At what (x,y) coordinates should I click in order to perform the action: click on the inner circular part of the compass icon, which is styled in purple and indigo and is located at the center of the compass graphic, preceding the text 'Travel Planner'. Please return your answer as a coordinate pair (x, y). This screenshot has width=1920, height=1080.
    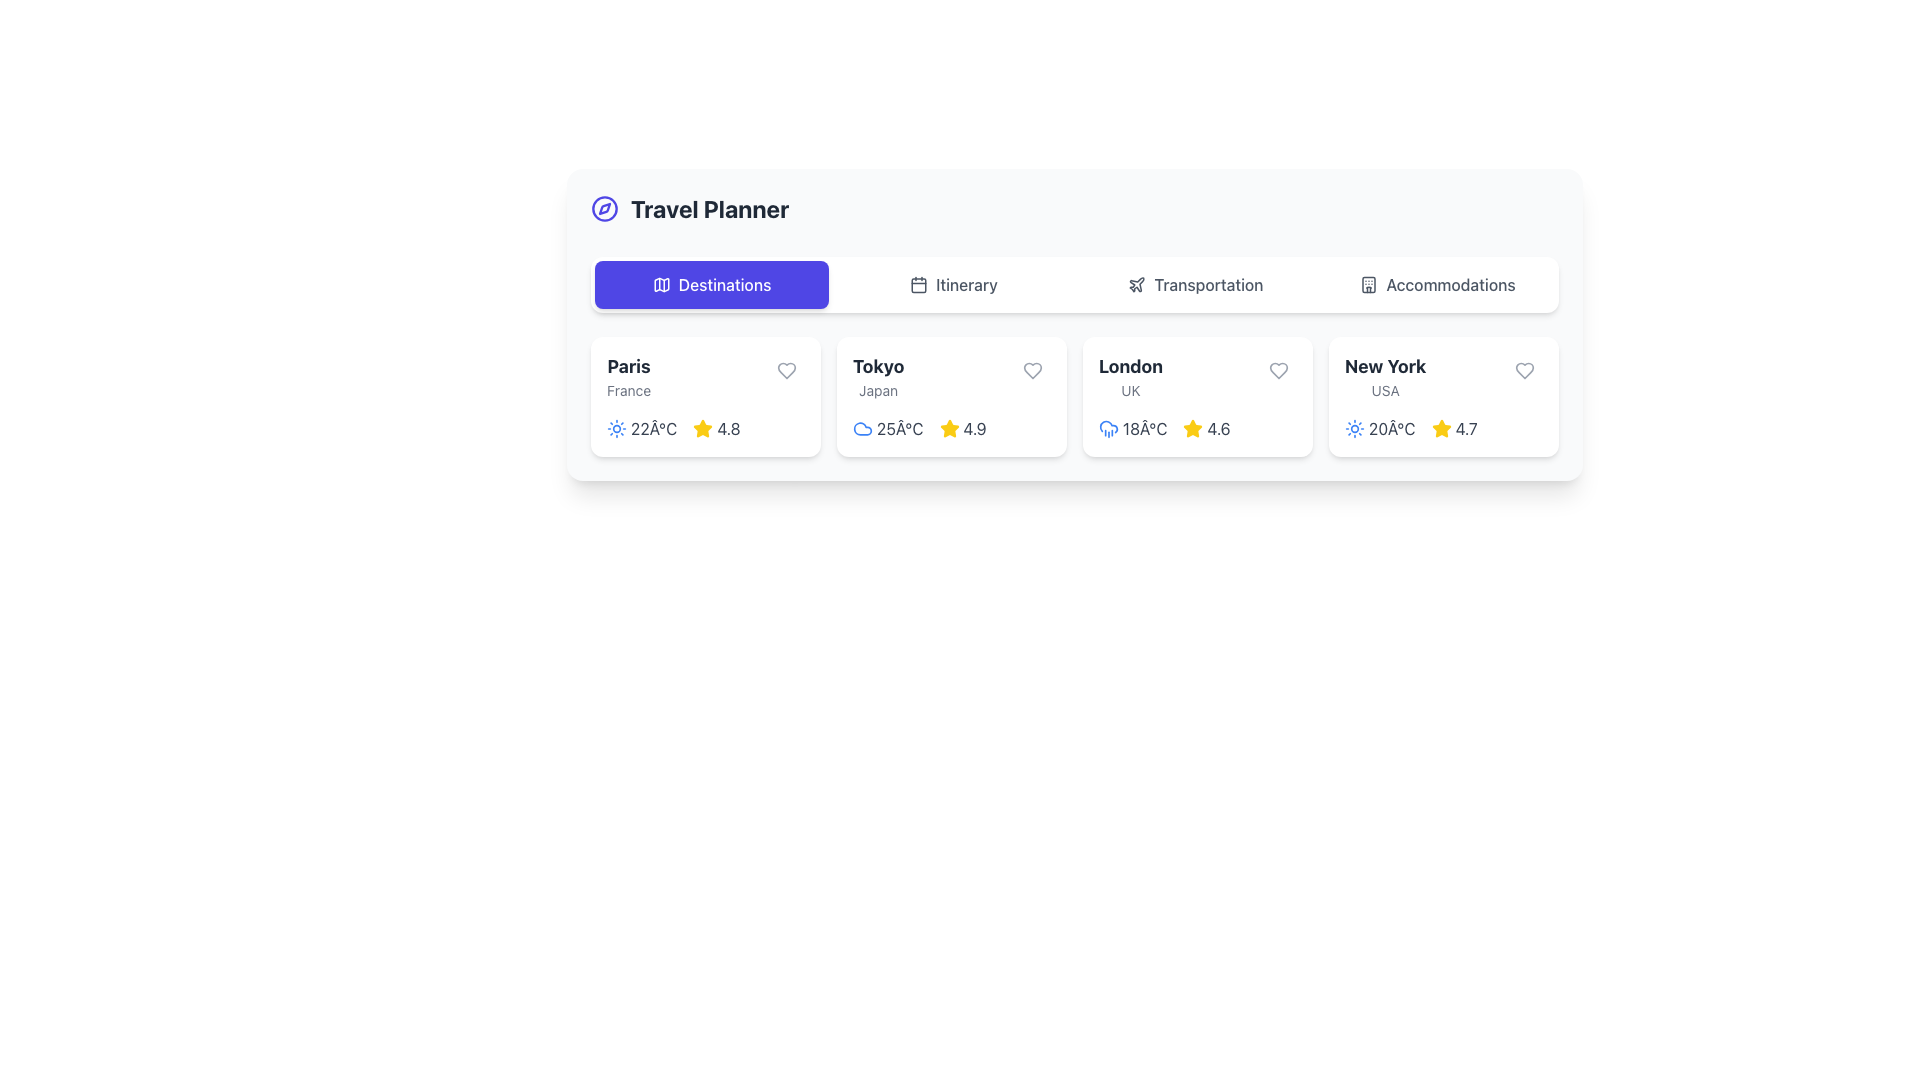
    Looking at the image, I should click on (603, 208).